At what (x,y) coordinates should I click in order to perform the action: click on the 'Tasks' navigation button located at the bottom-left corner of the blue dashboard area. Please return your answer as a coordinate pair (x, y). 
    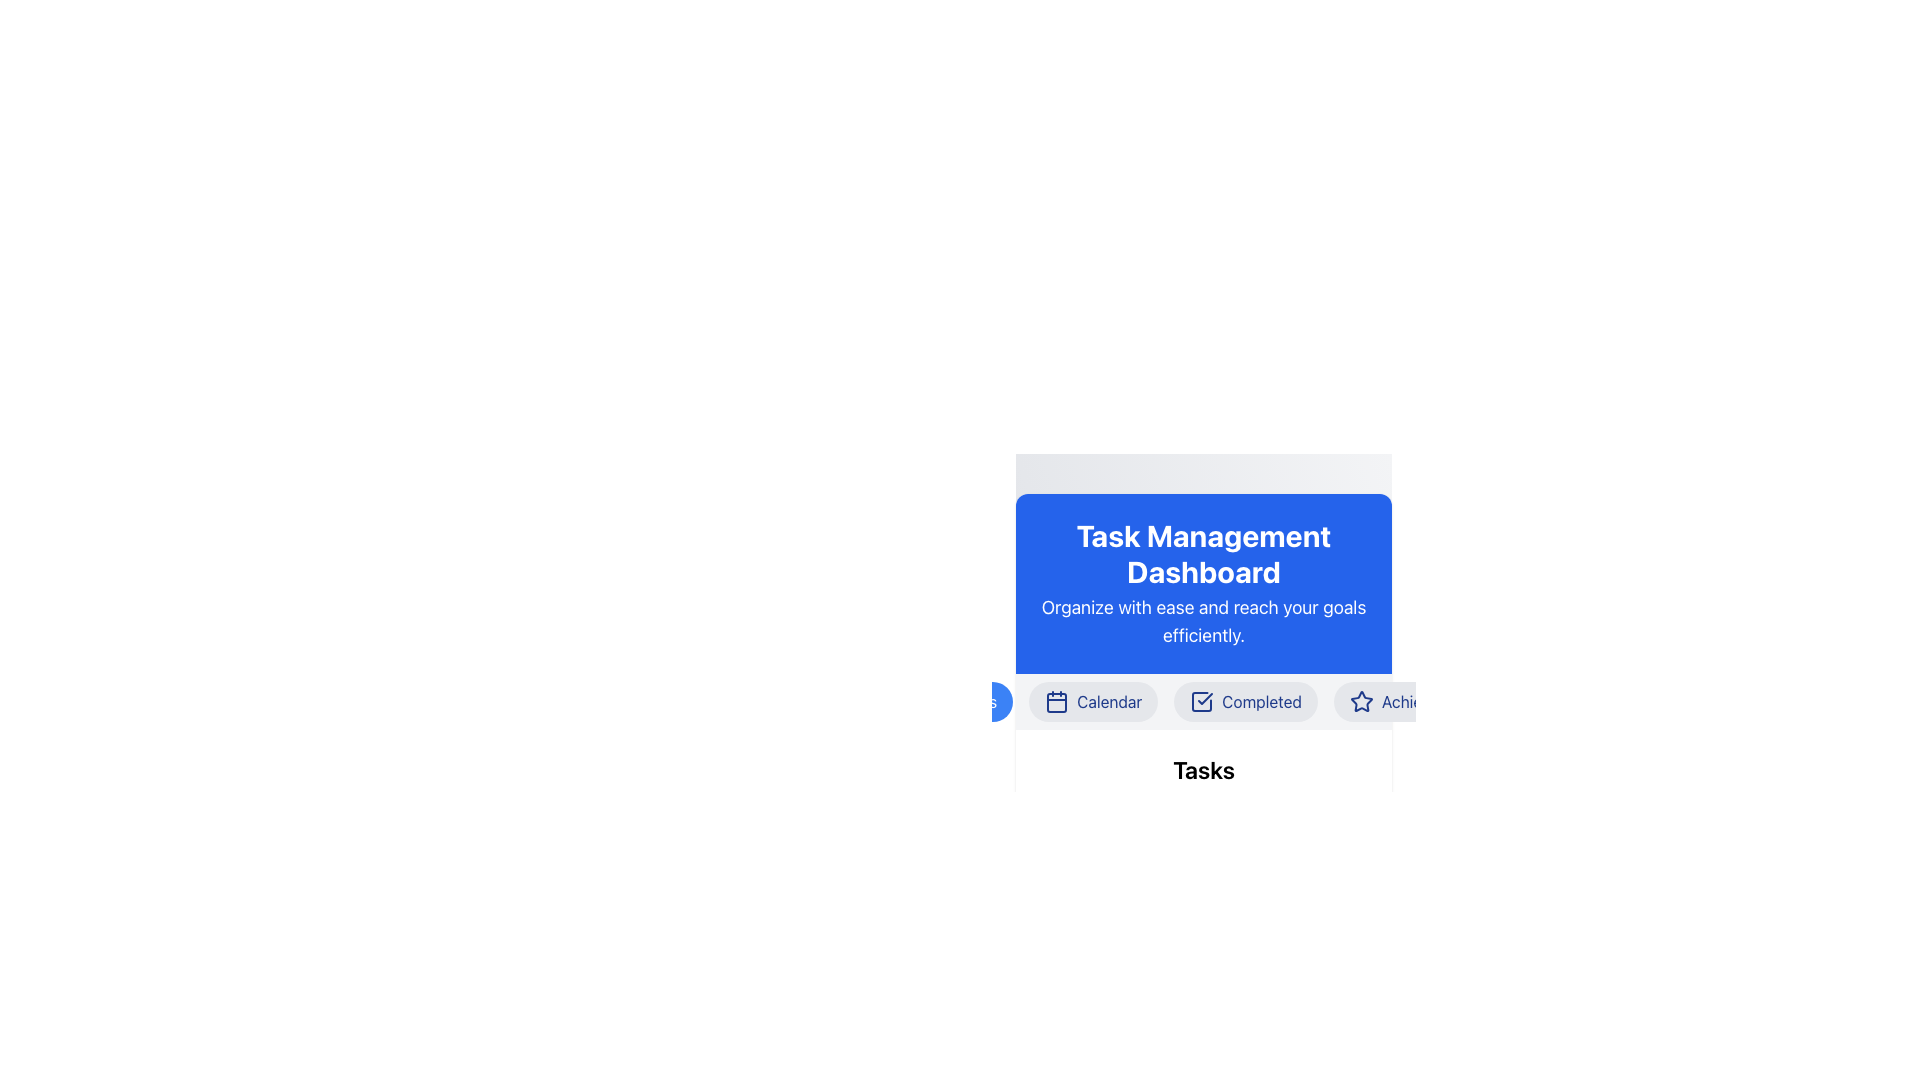
    Looking at the image, I should click on (976, 701).